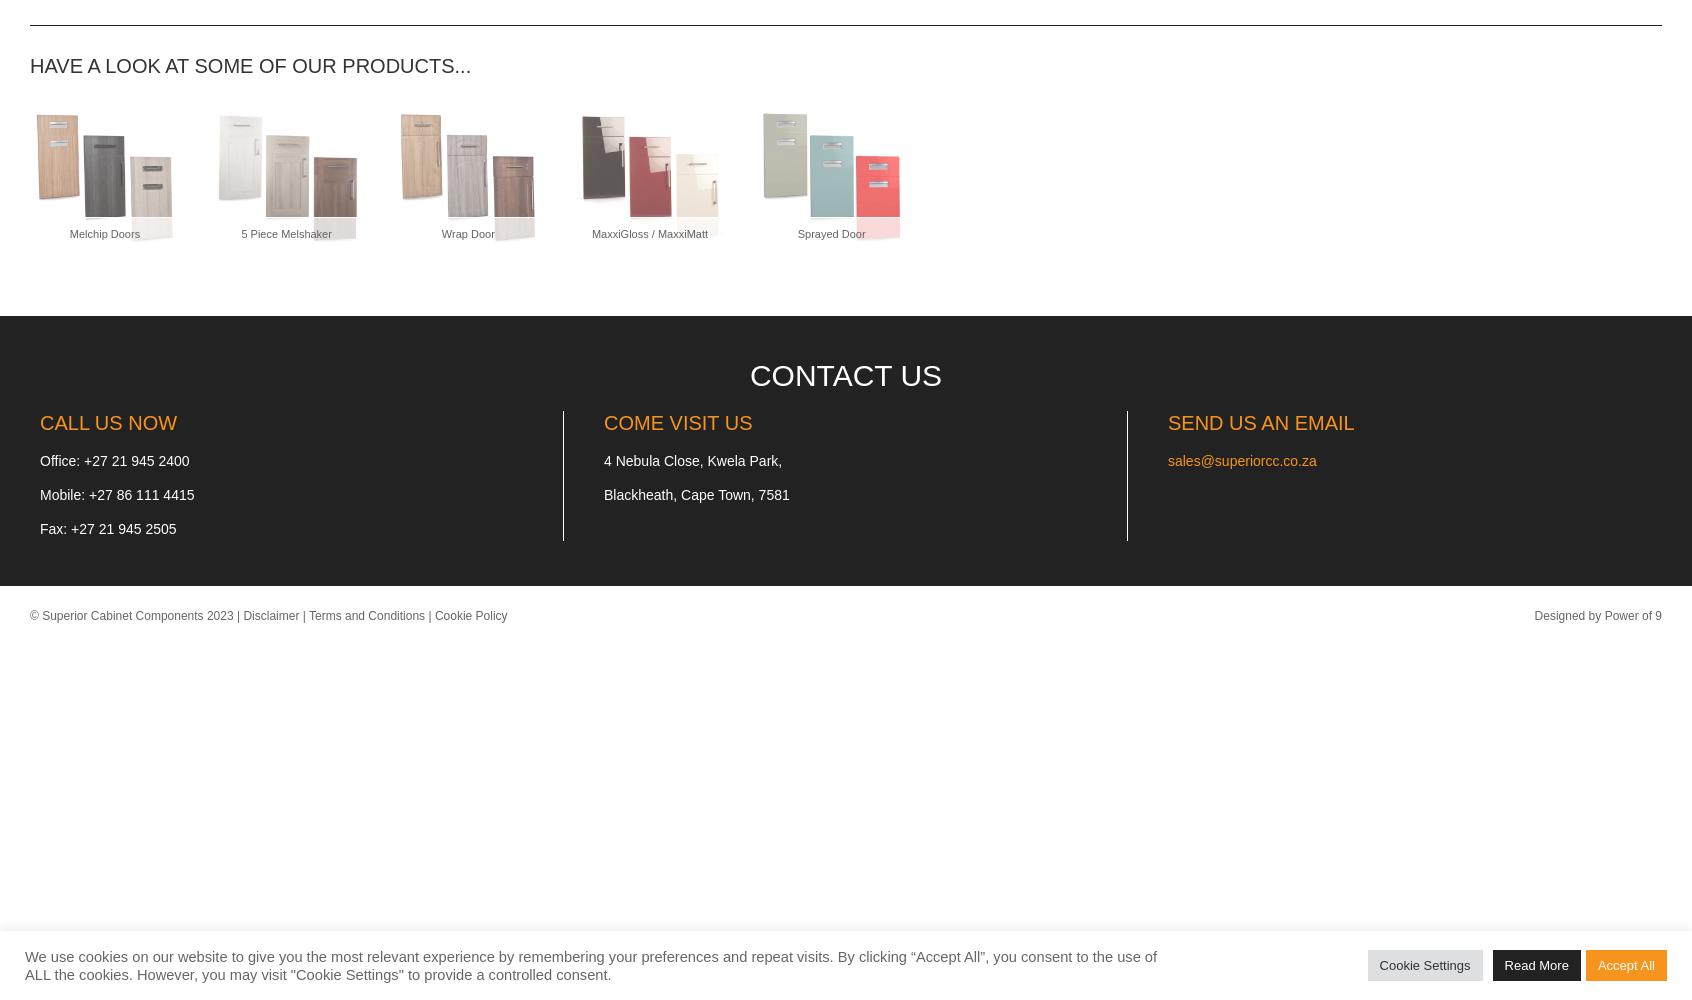  What do you see at coordinates (366, 615) in the screenshot?
I see `'Terms and Conditions'` at bounding box center [366, 615].